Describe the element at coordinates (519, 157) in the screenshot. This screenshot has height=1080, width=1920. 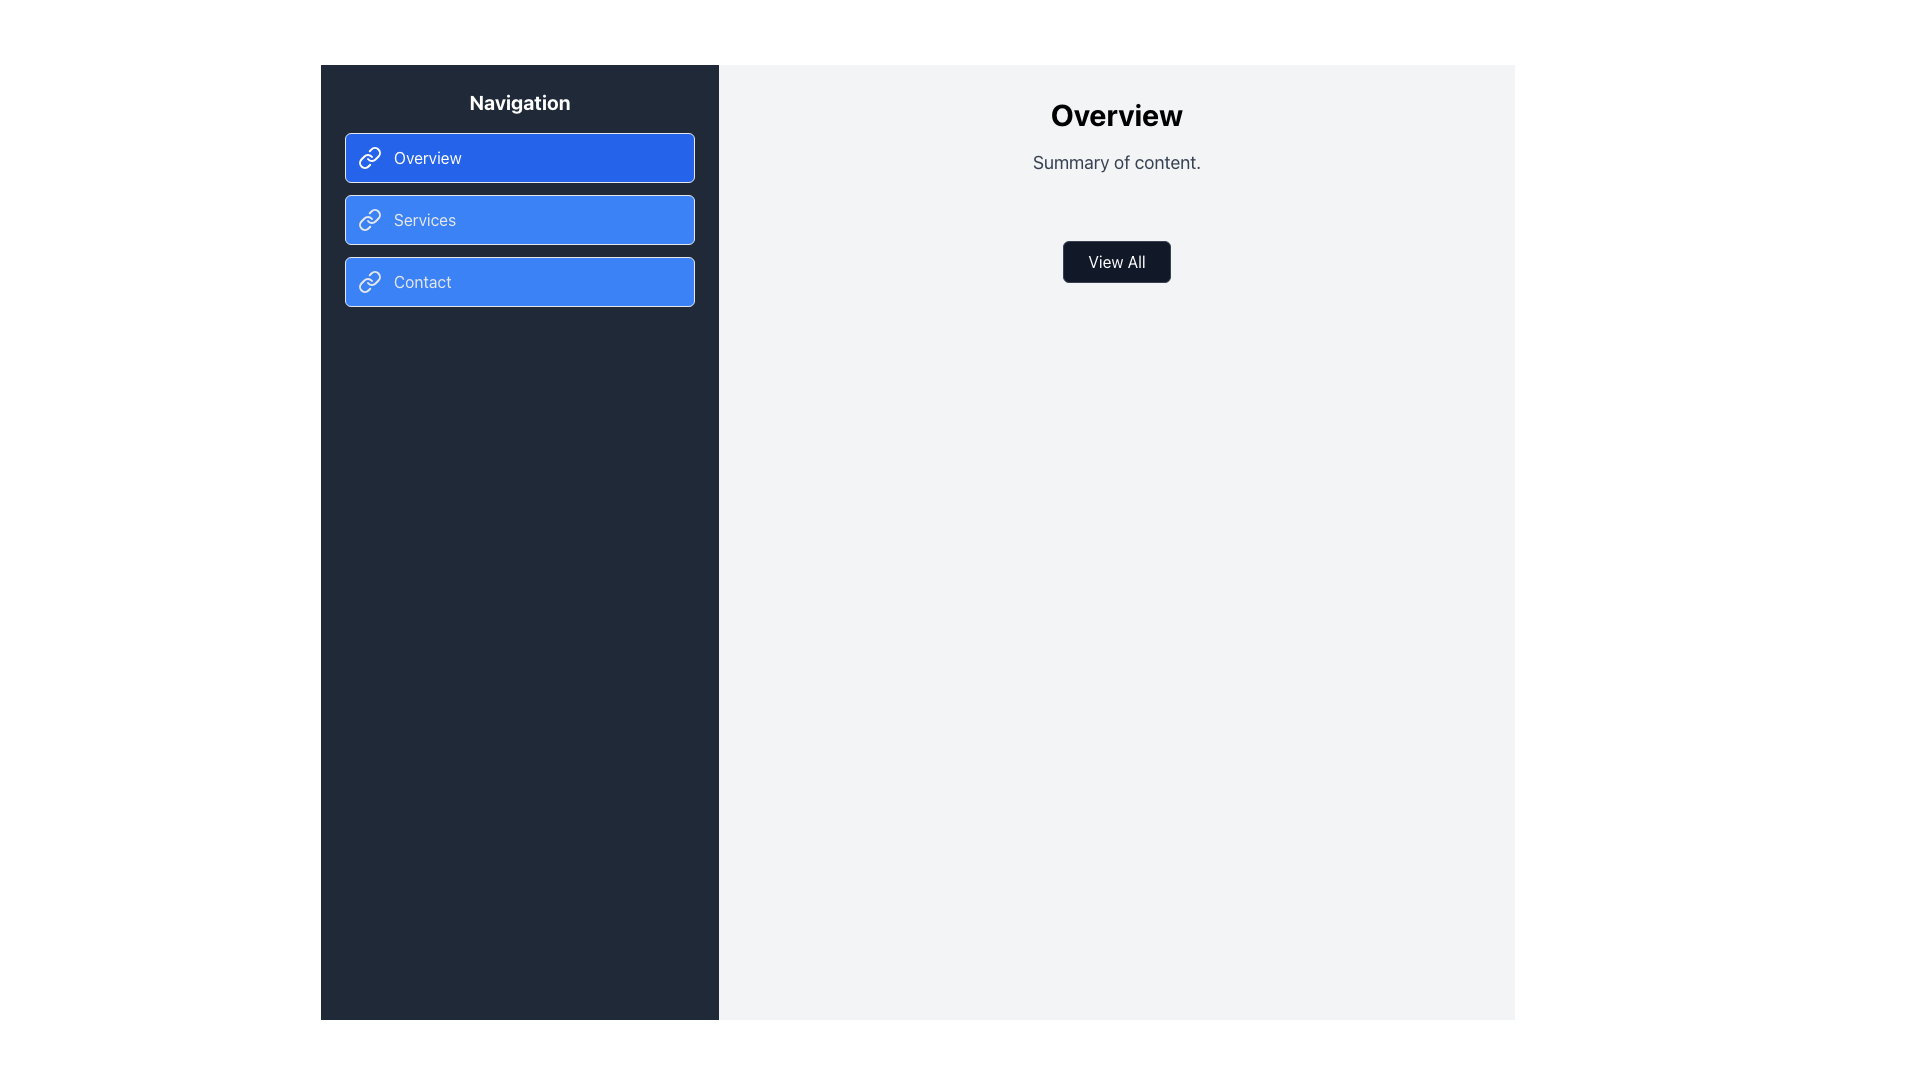
I see `the navigation button located at the top of the left side navigation panel, which redirects to the overview page` at that location.